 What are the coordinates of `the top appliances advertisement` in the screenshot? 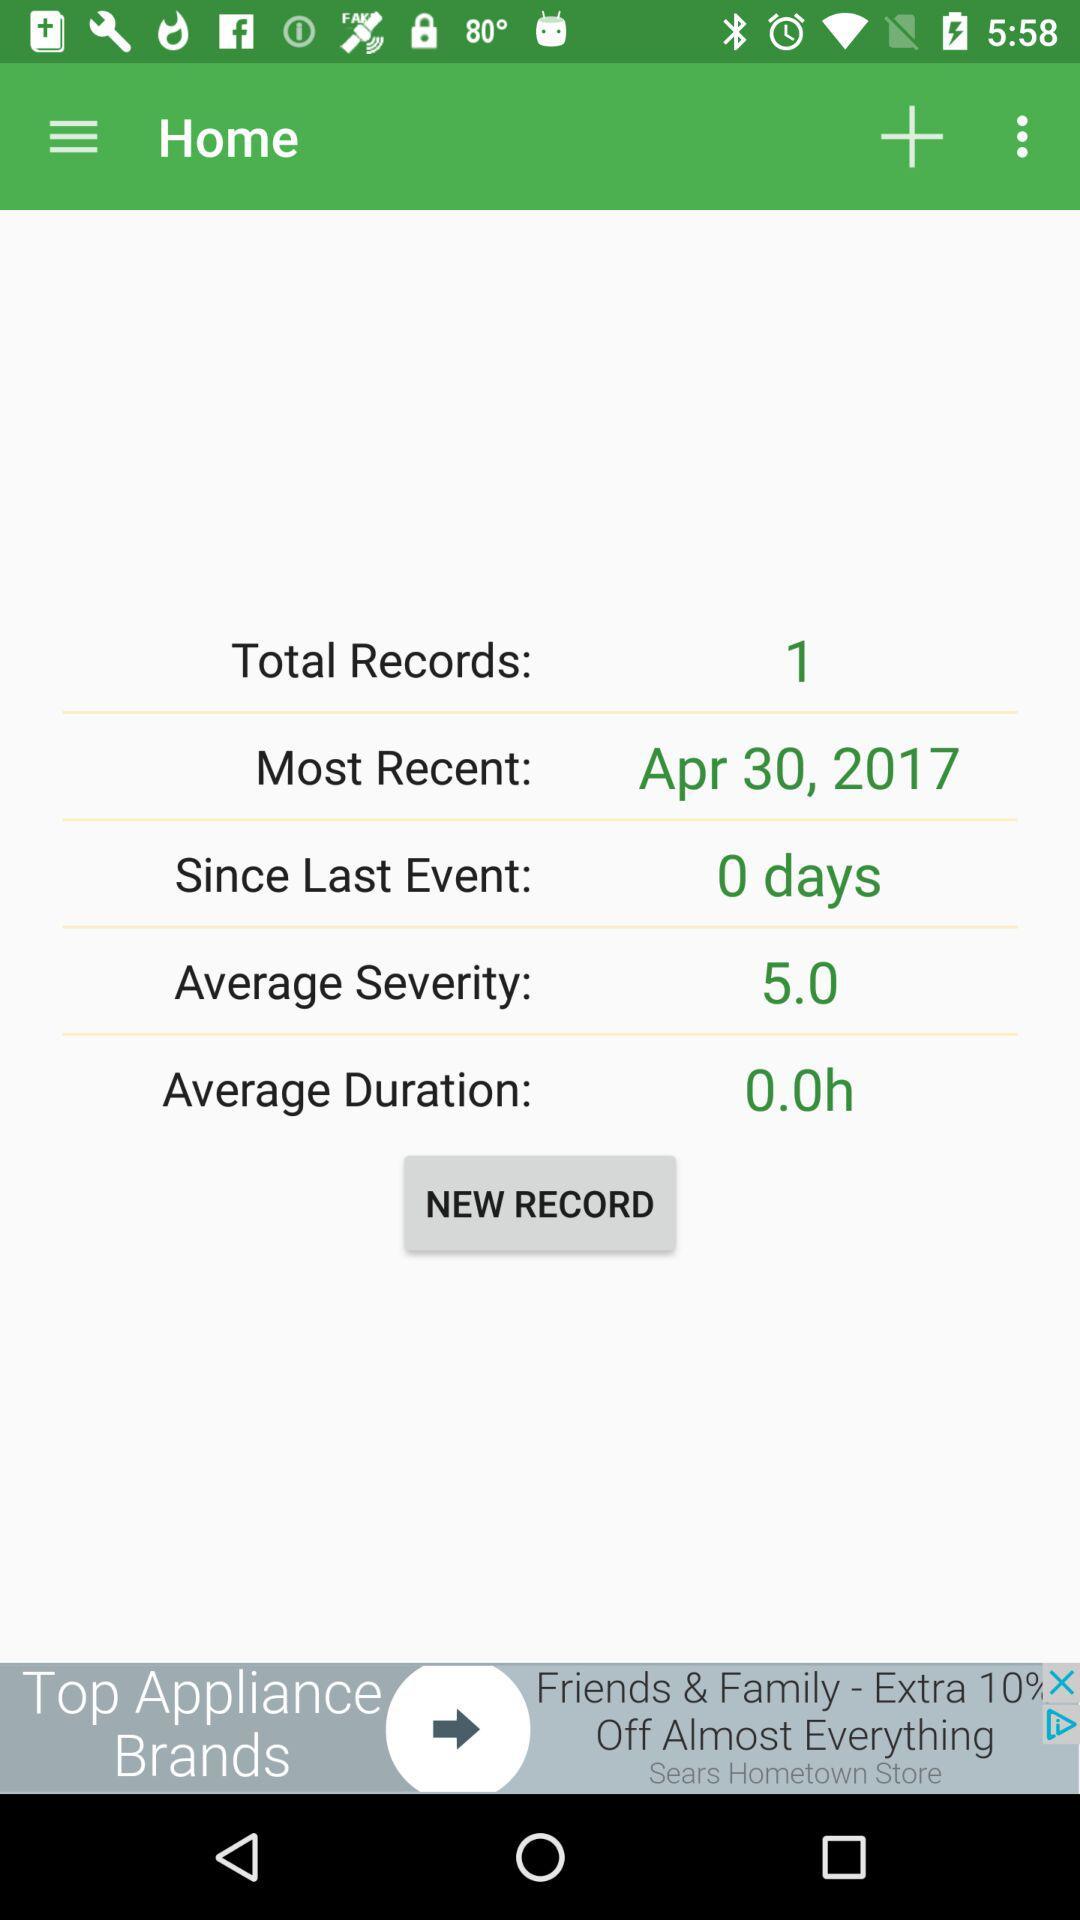 It's located at (540, 1727).